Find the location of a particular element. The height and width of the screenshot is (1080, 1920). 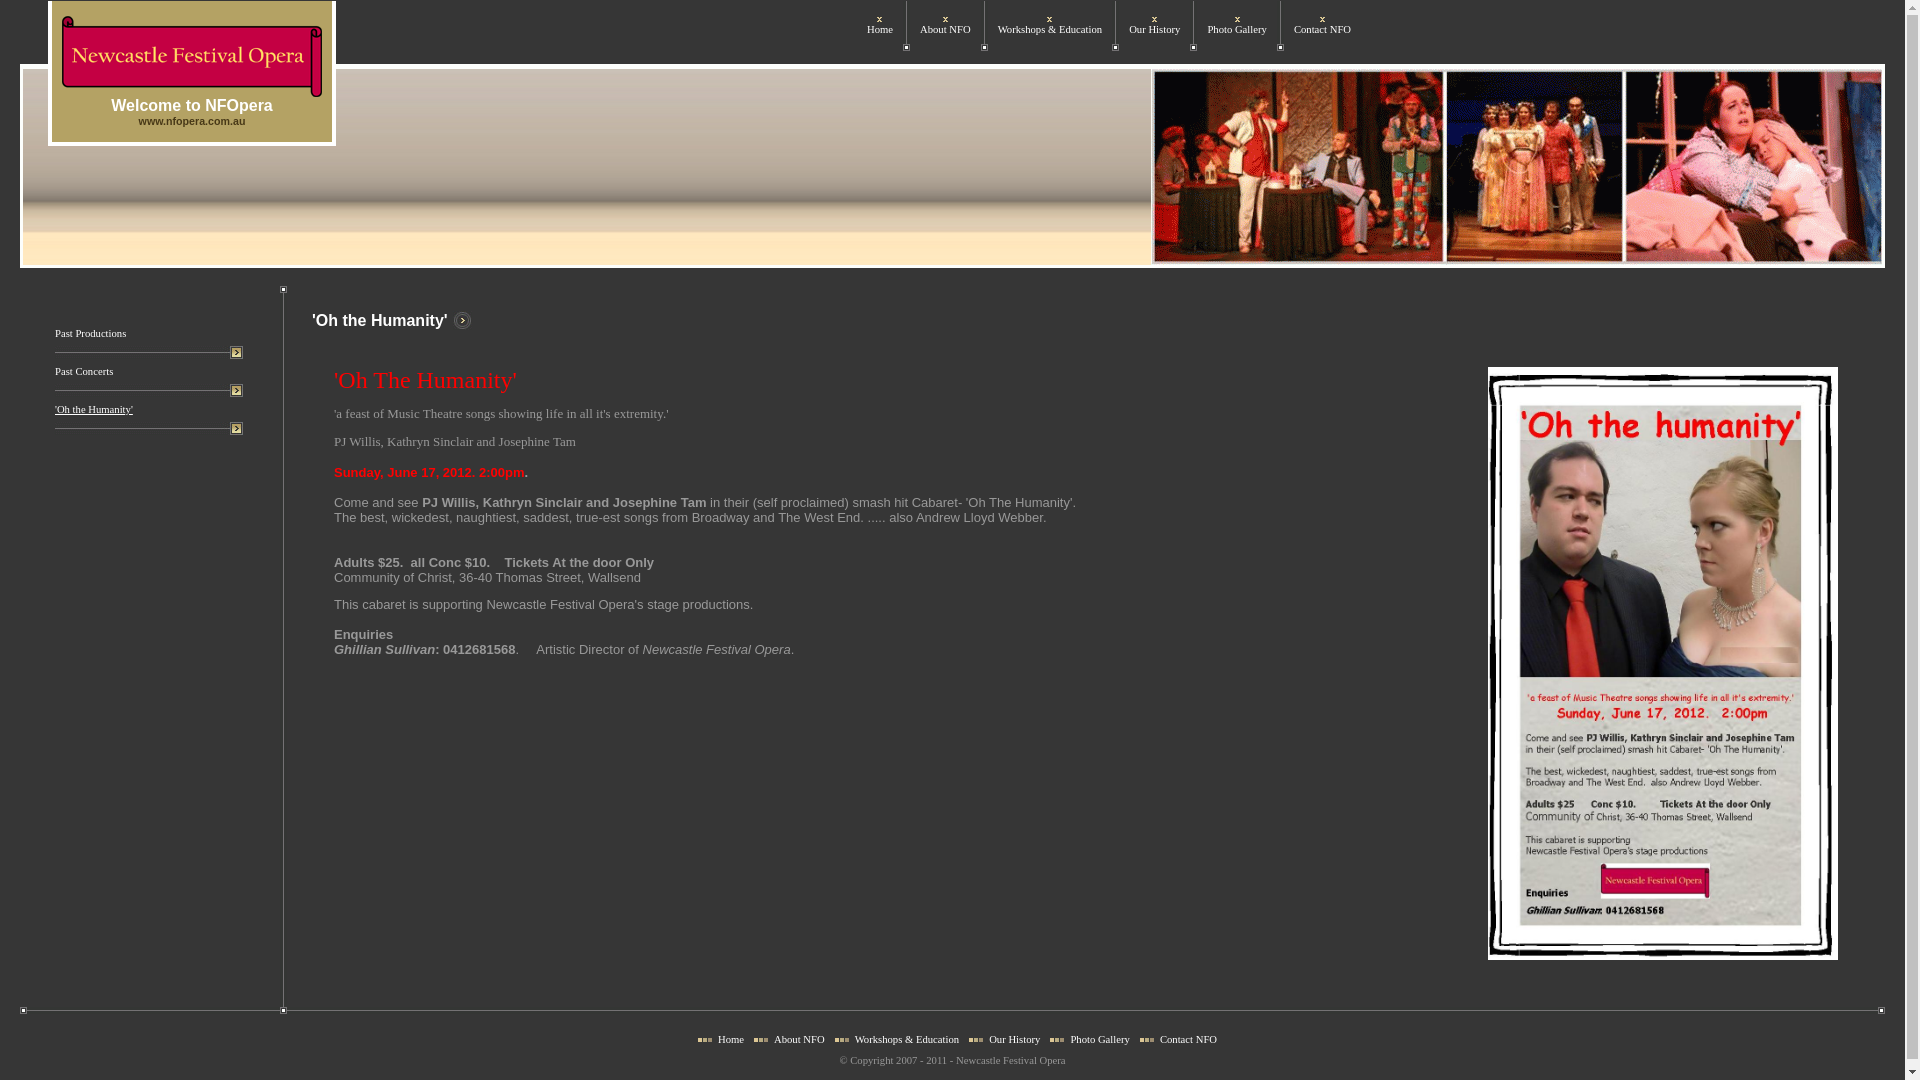

'Past Concerts' is located at coordinates (82, 371).